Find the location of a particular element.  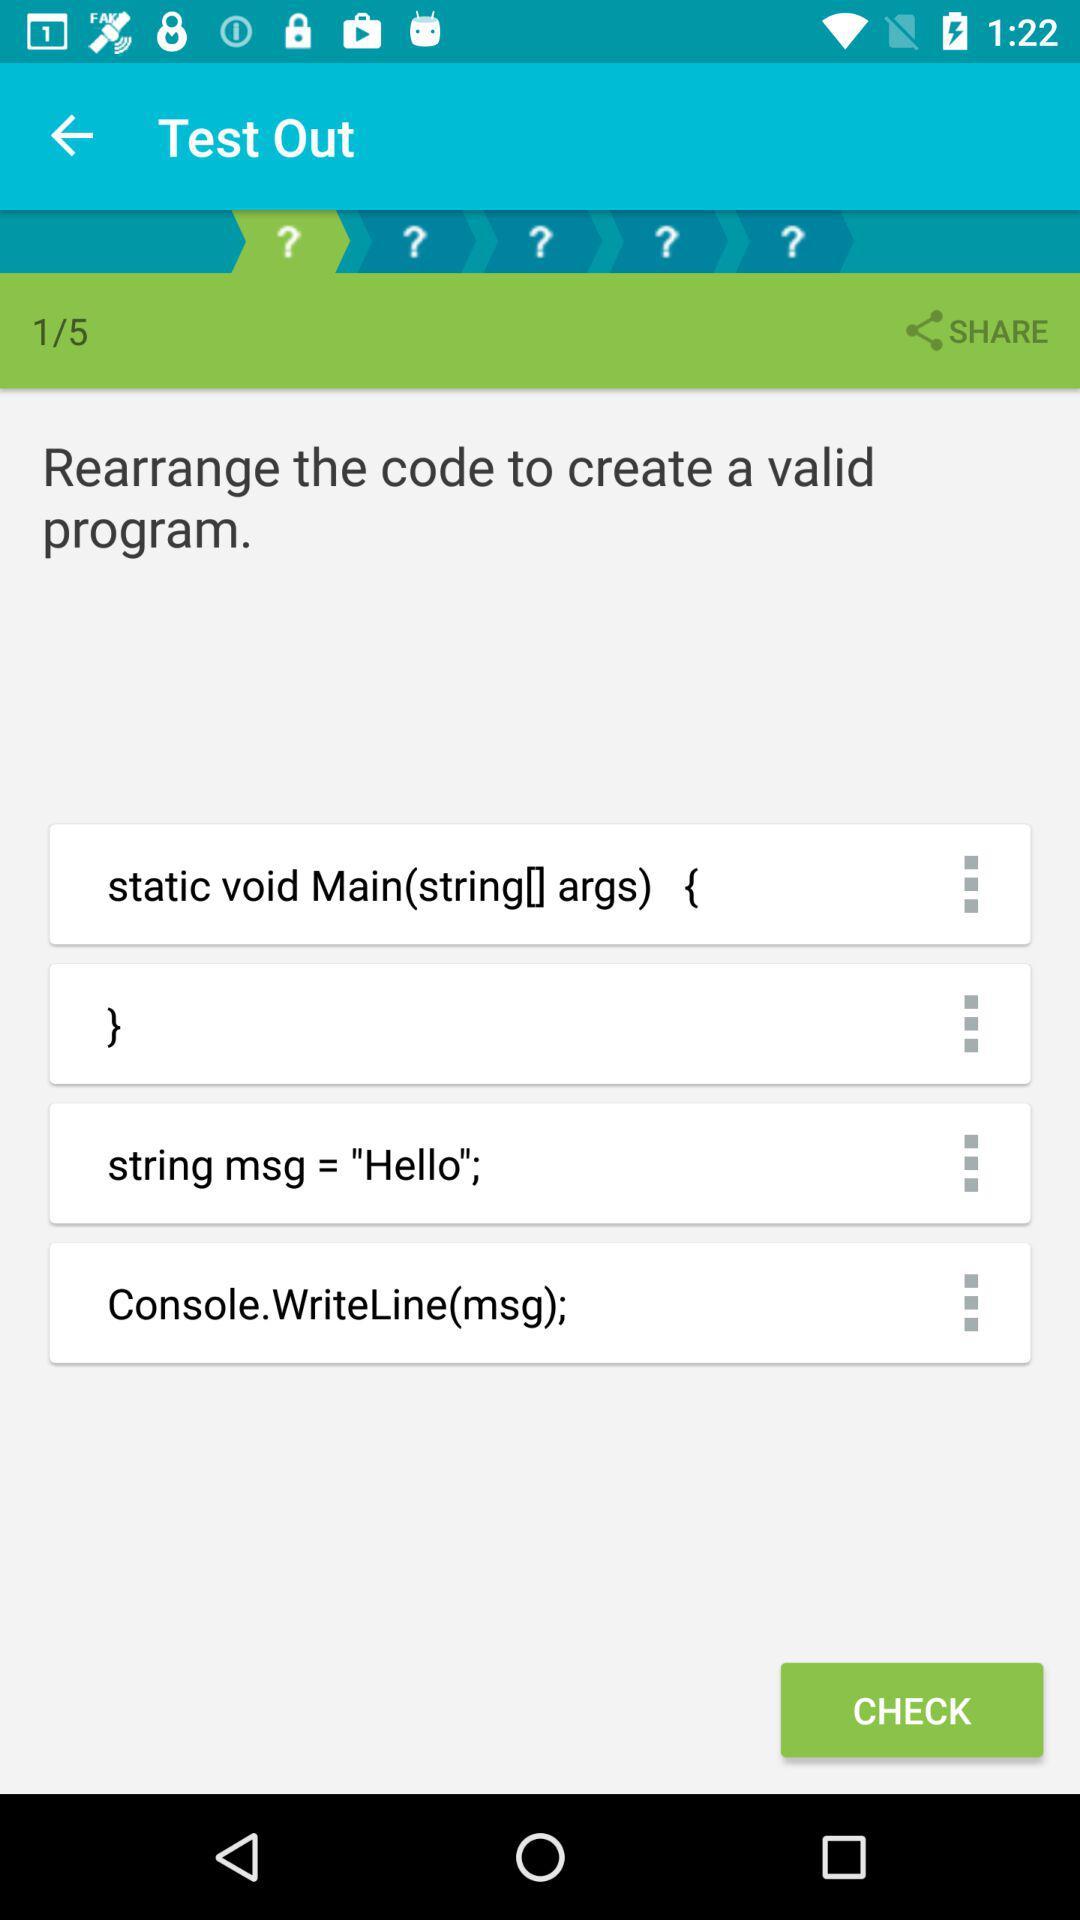

the help icon is located at coordinates (666, 240).